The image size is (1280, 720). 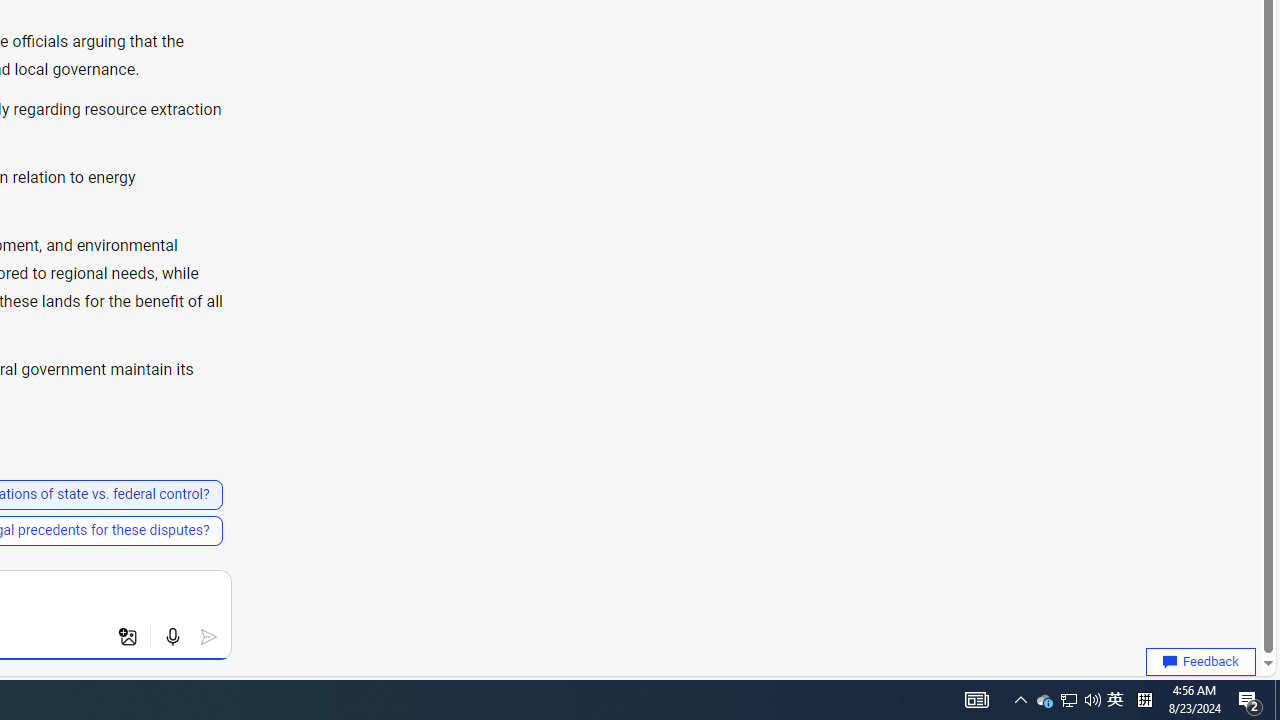 What do you see at coordinates (127, 637) in the screenshot?
I see `'Add an image to search'` at bounding box center [127, 637].